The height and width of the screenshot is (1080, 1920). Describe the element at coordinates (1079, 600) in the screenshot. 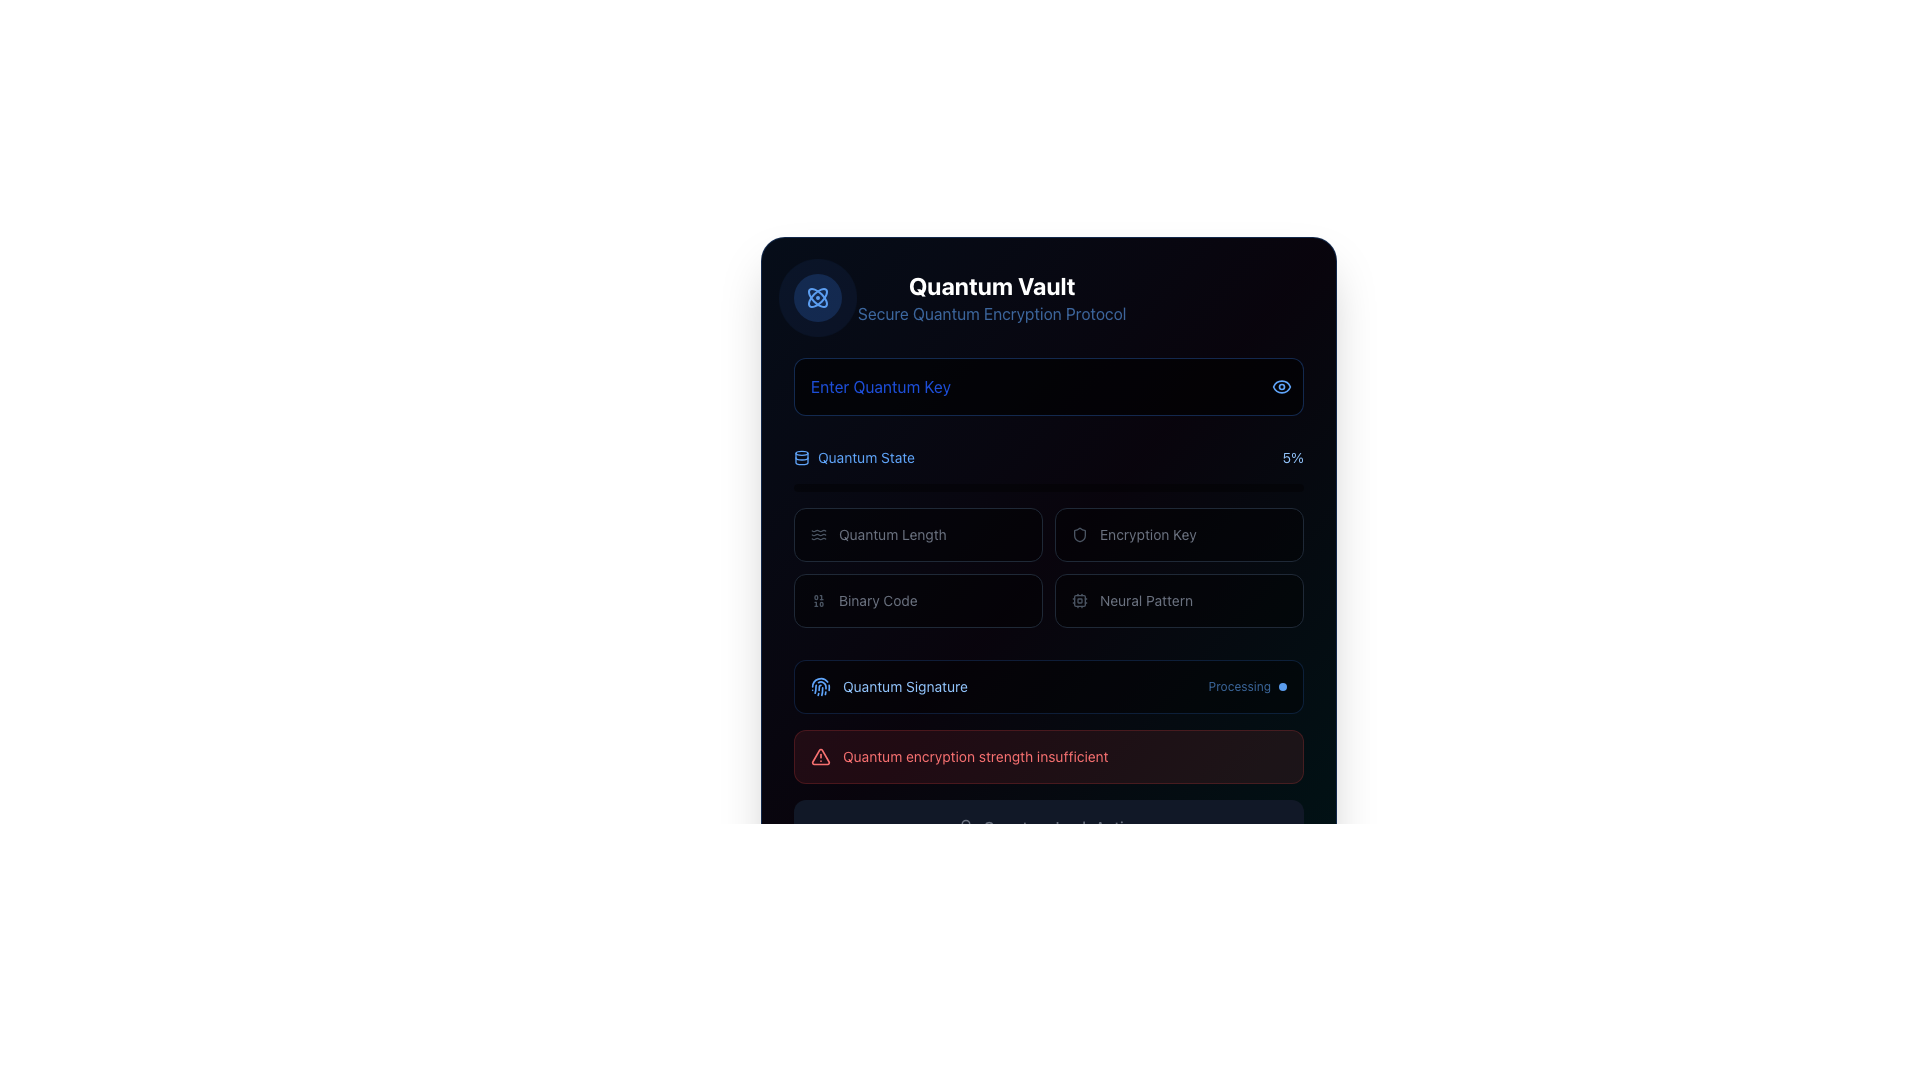

I see `the small square-shaped CPU chip icon located in the top-left corner of the 'Neural Pattern' button` at that location.